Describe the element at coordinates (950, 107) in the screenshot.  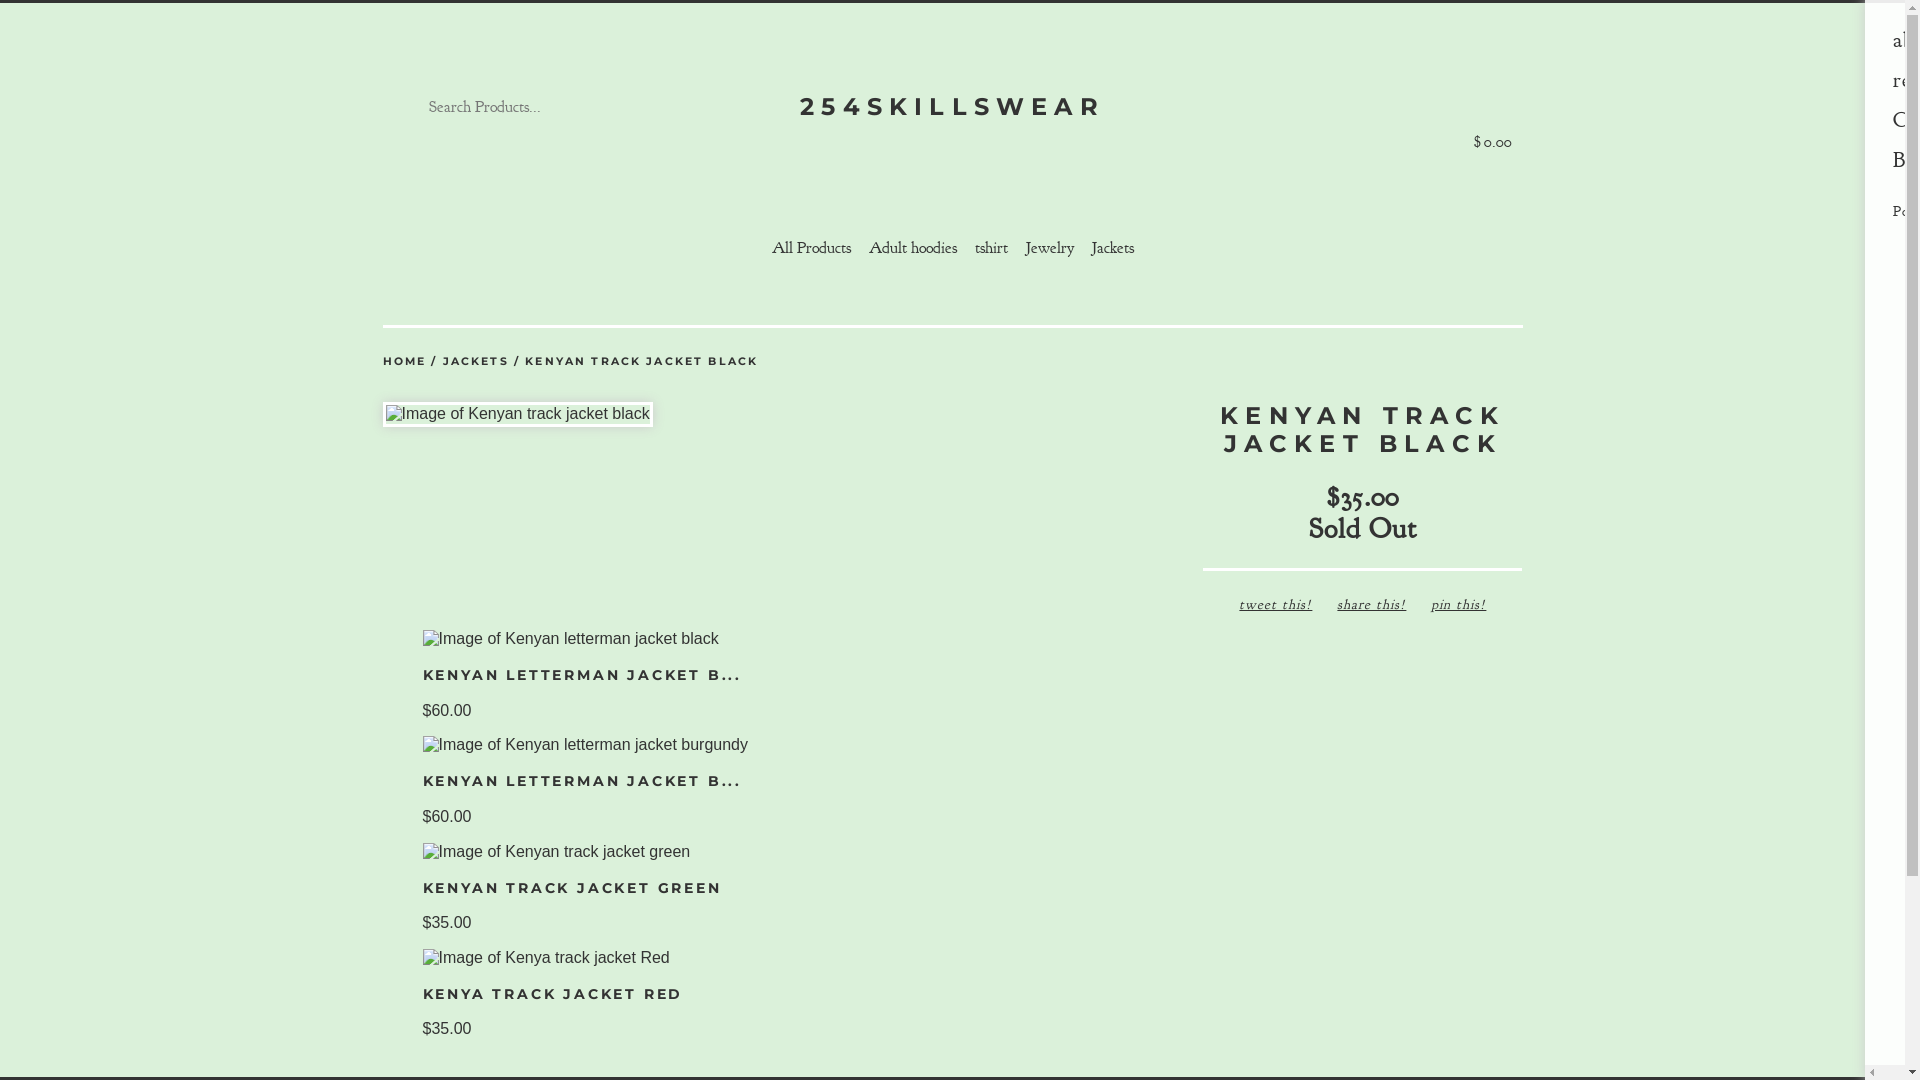
I see `'254SKILLSWEAR'` at that location.